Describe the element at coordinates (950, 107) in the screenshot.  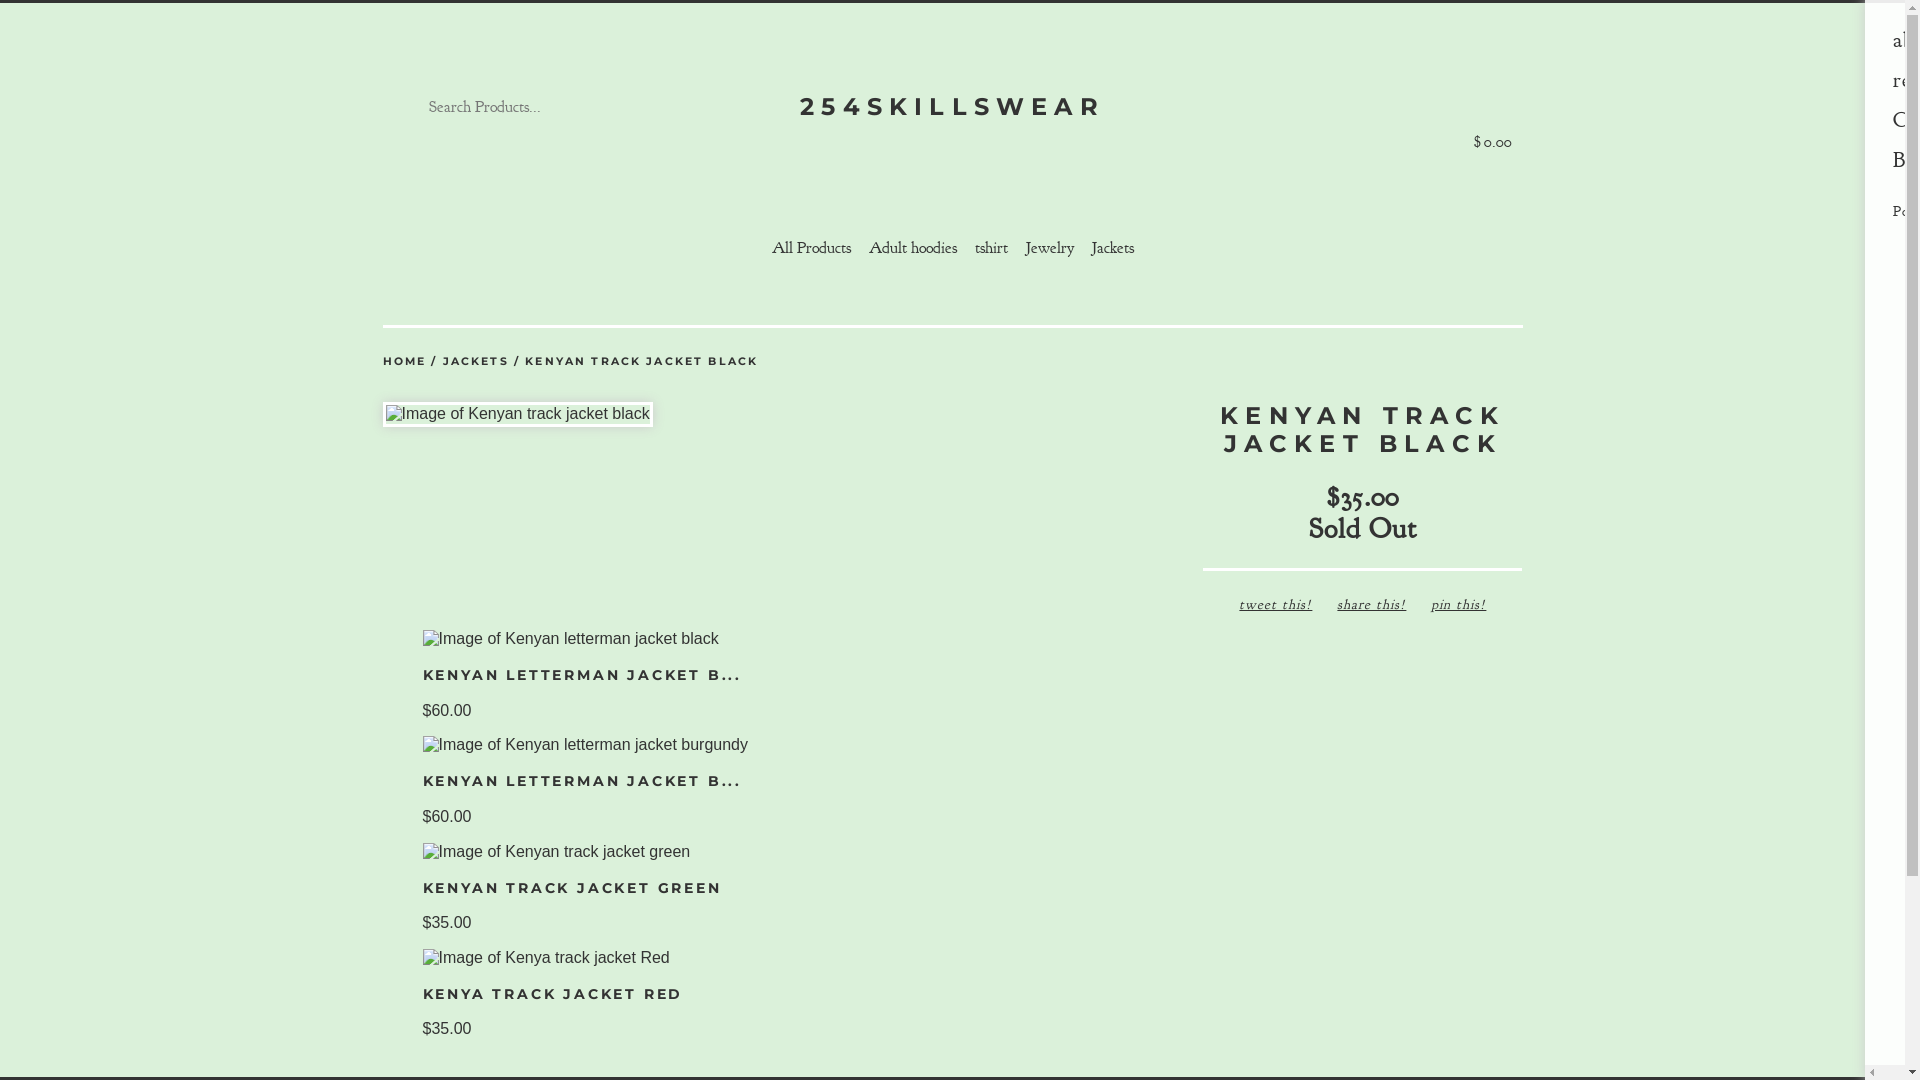
I see `'254SKILLSWEAR'` at that location.